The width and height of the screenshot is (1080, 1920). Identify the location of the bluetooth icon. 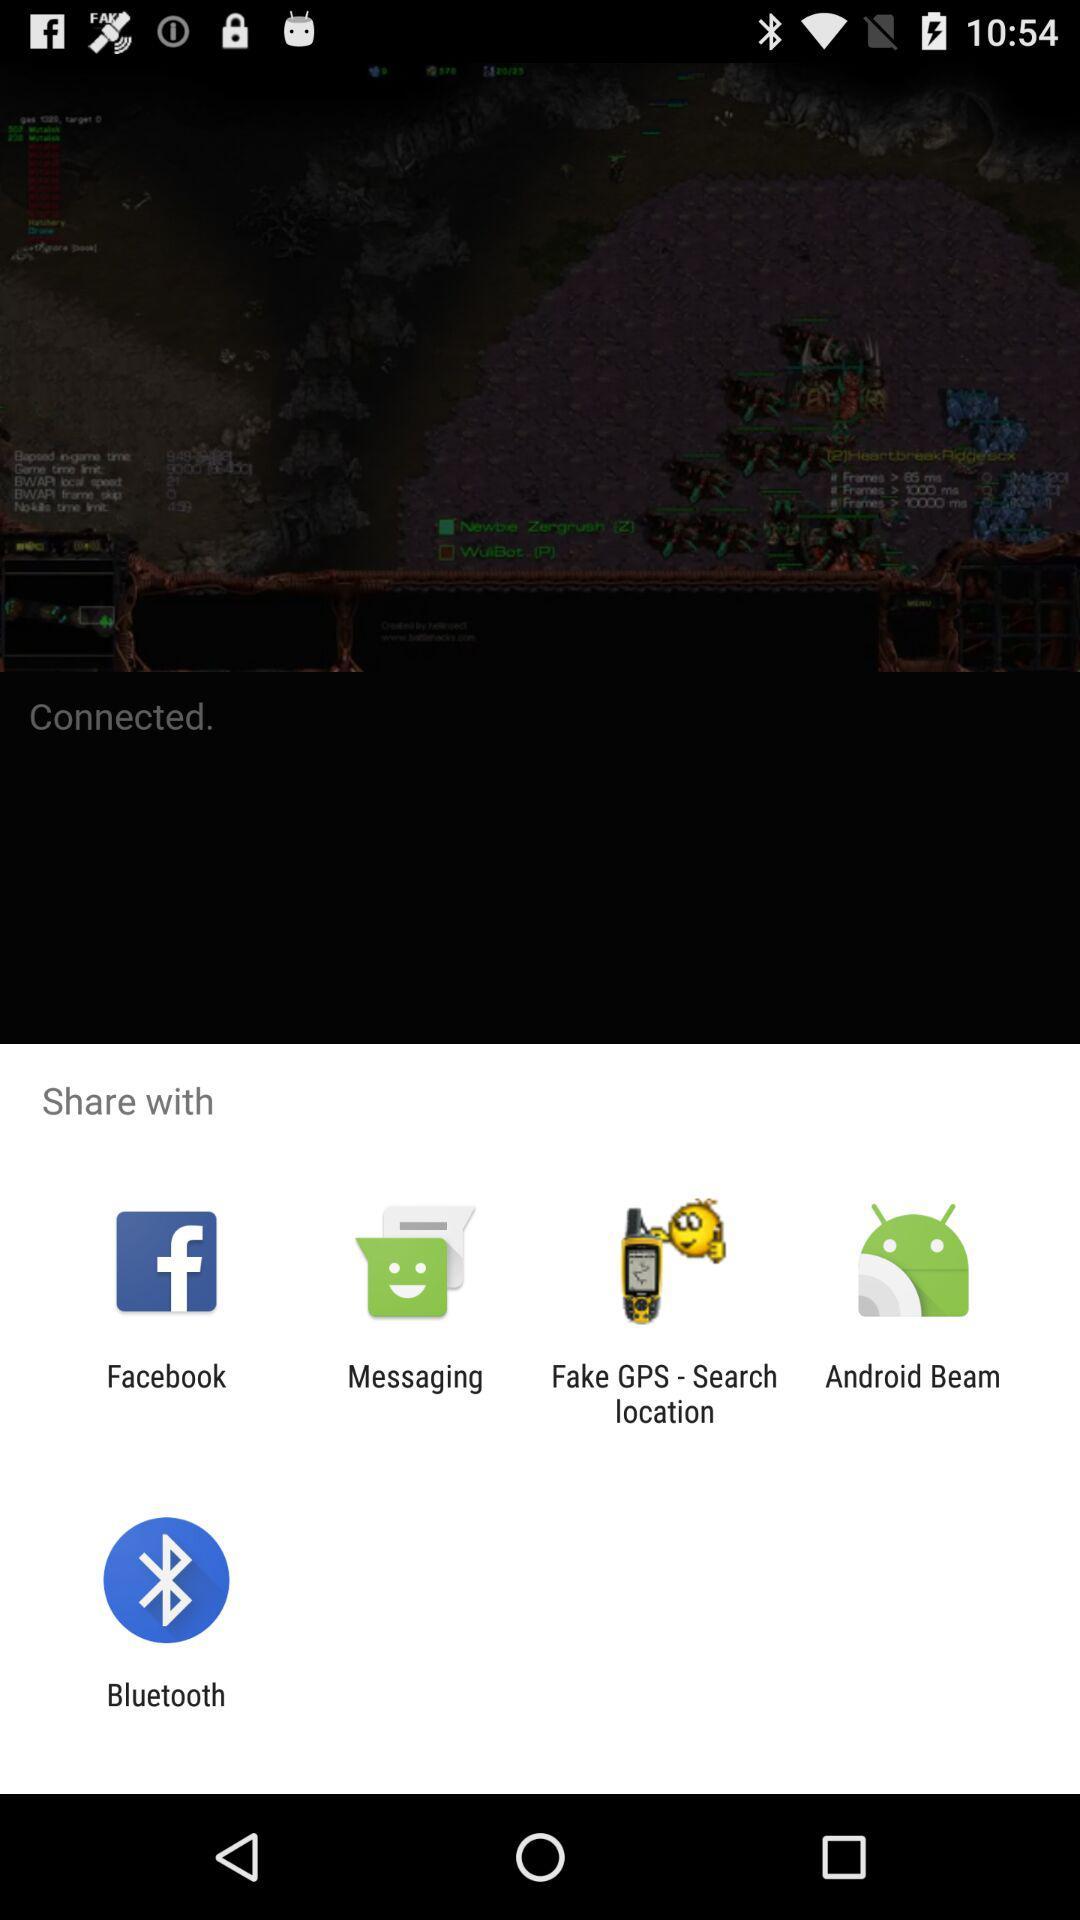
(165, 1711).